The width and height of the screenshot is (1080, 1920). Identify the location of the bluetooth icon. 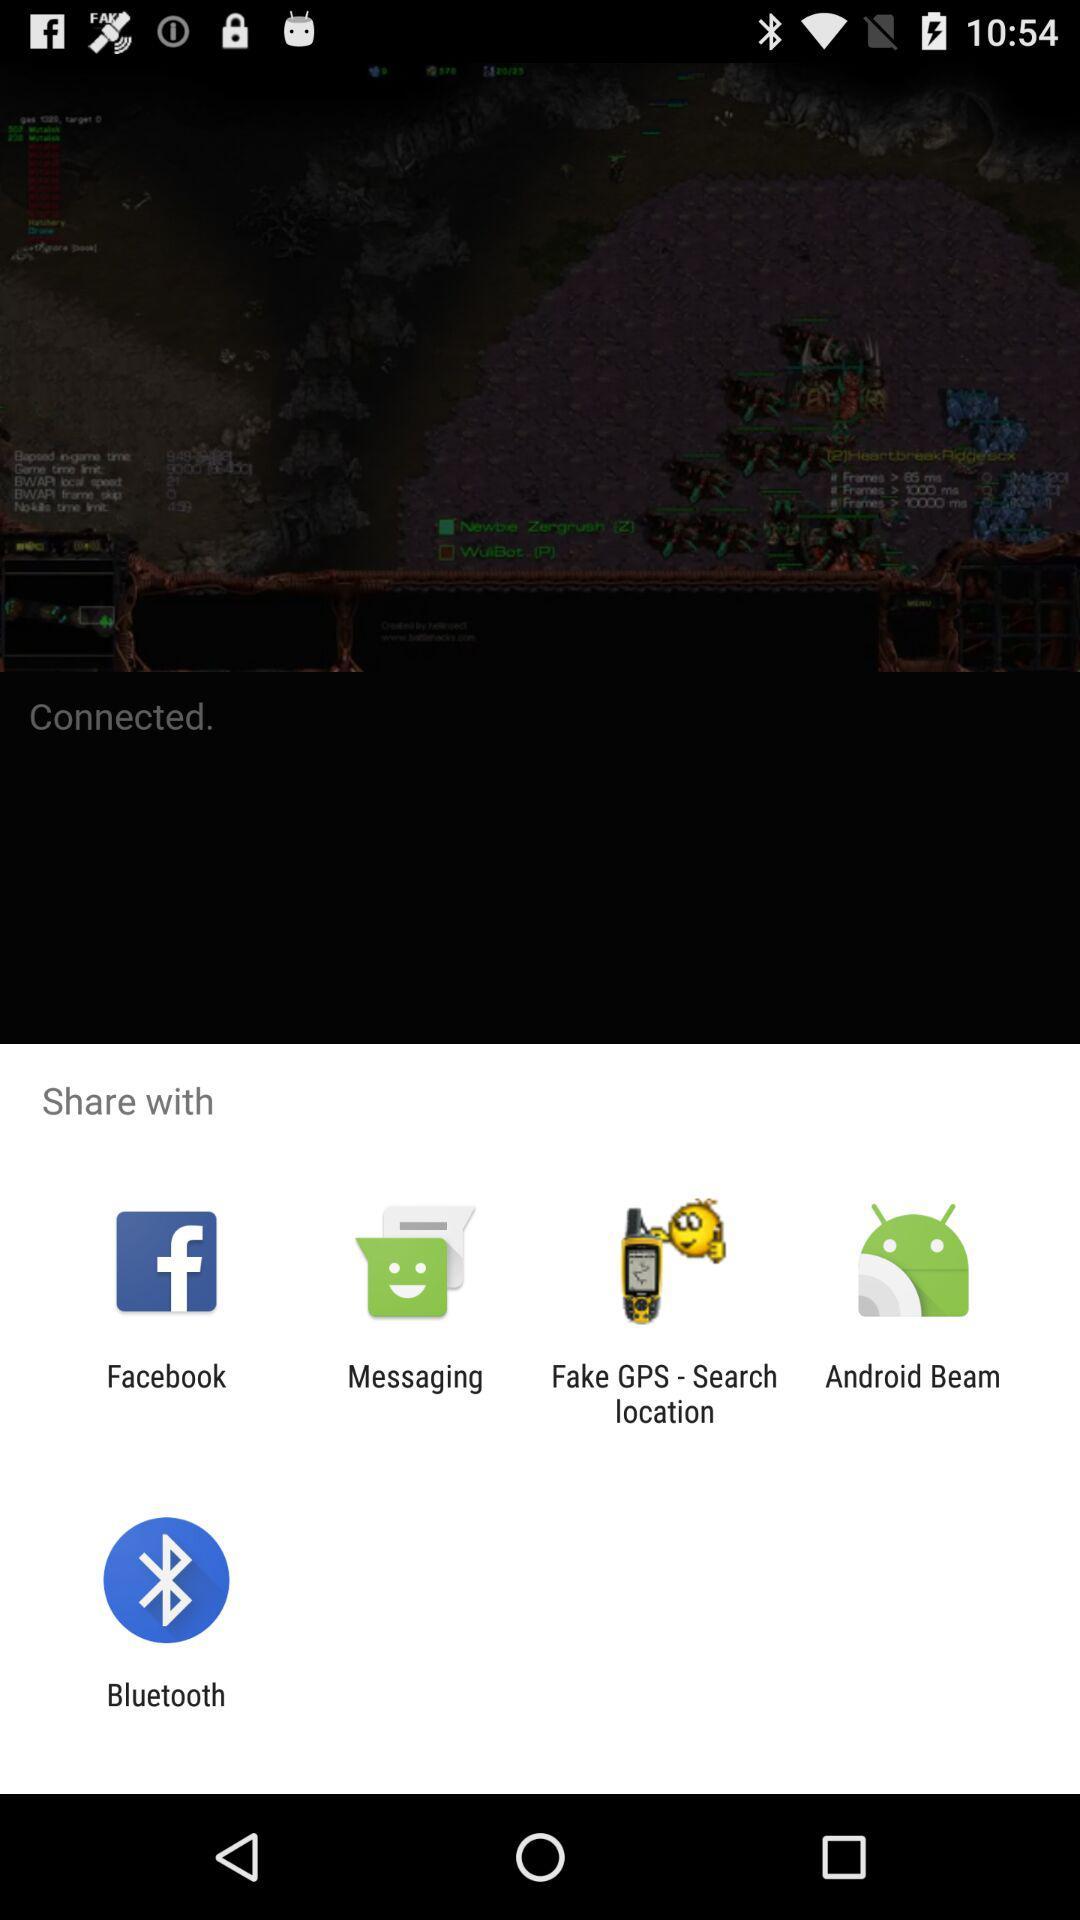
(165, 1711).